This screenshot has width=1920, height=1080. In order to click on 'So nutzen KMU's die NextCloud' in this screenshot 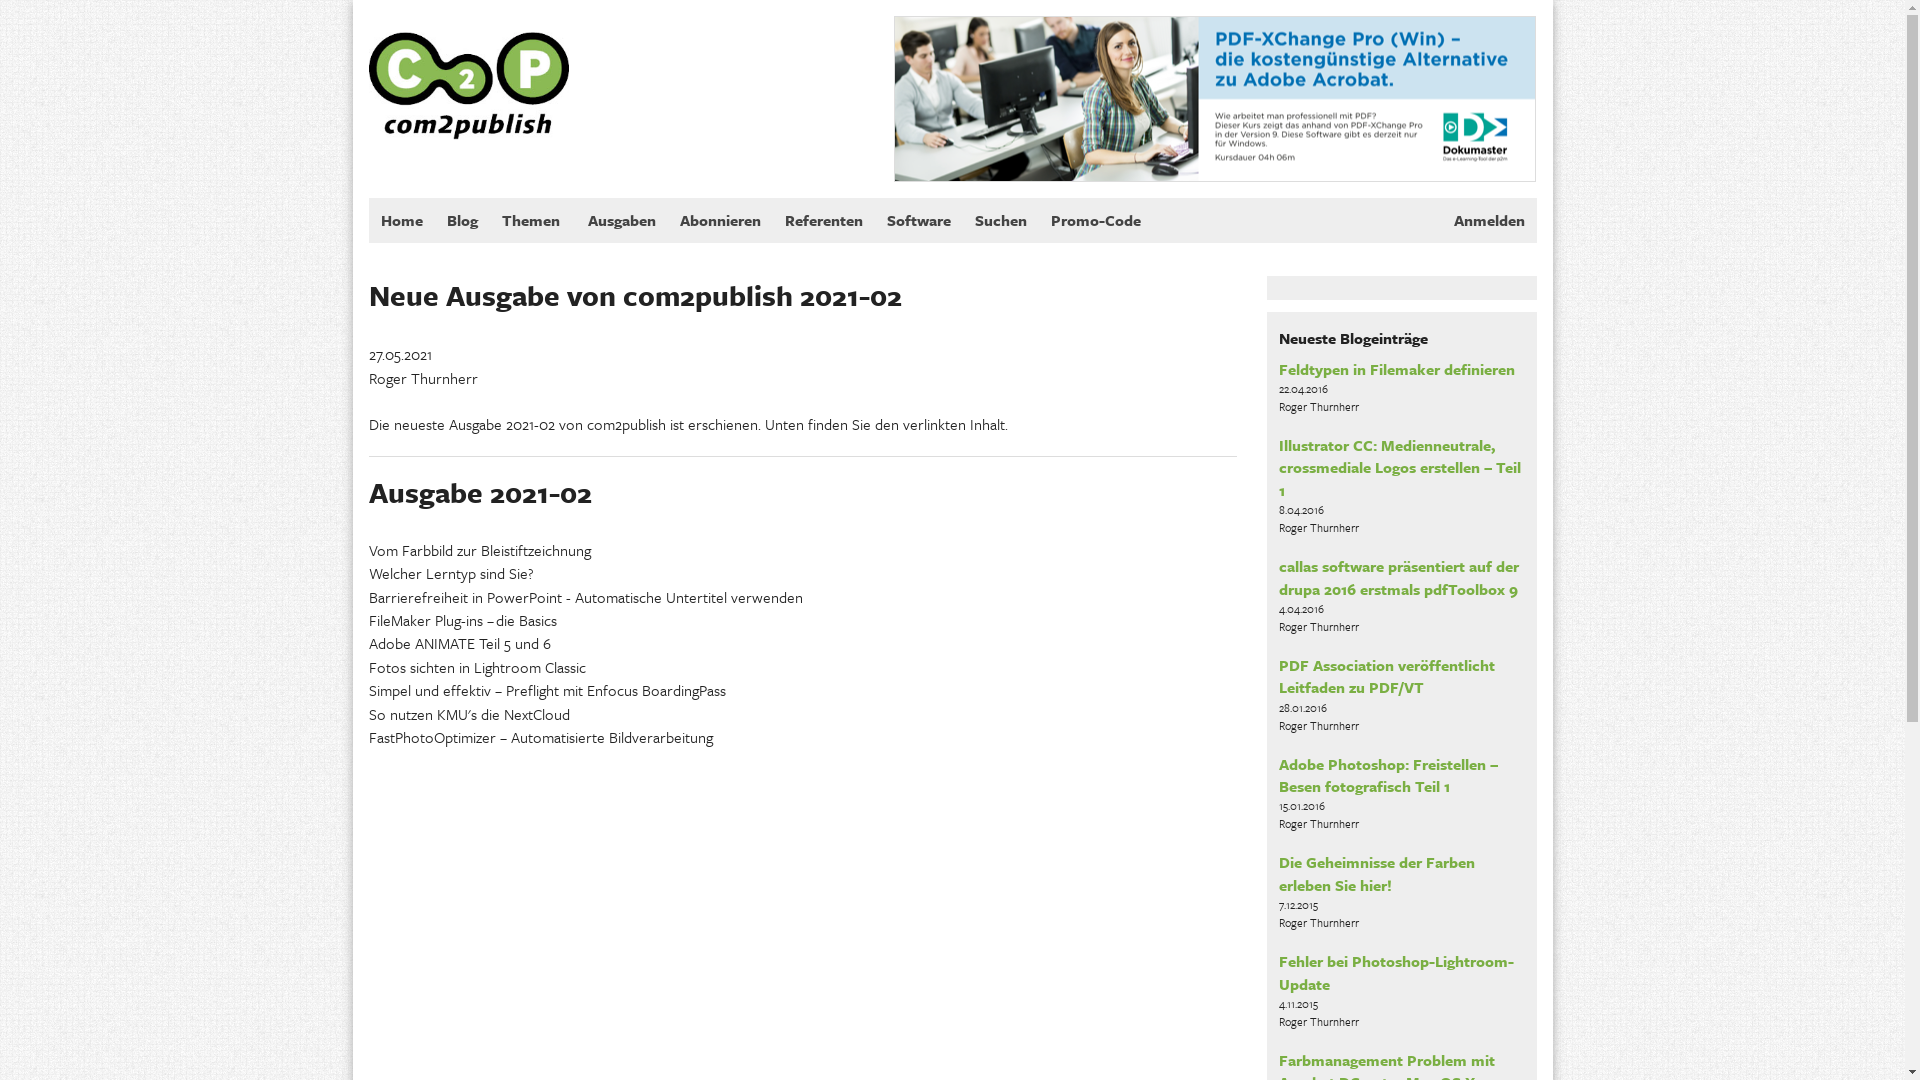, I will do `click(467, 712)`.